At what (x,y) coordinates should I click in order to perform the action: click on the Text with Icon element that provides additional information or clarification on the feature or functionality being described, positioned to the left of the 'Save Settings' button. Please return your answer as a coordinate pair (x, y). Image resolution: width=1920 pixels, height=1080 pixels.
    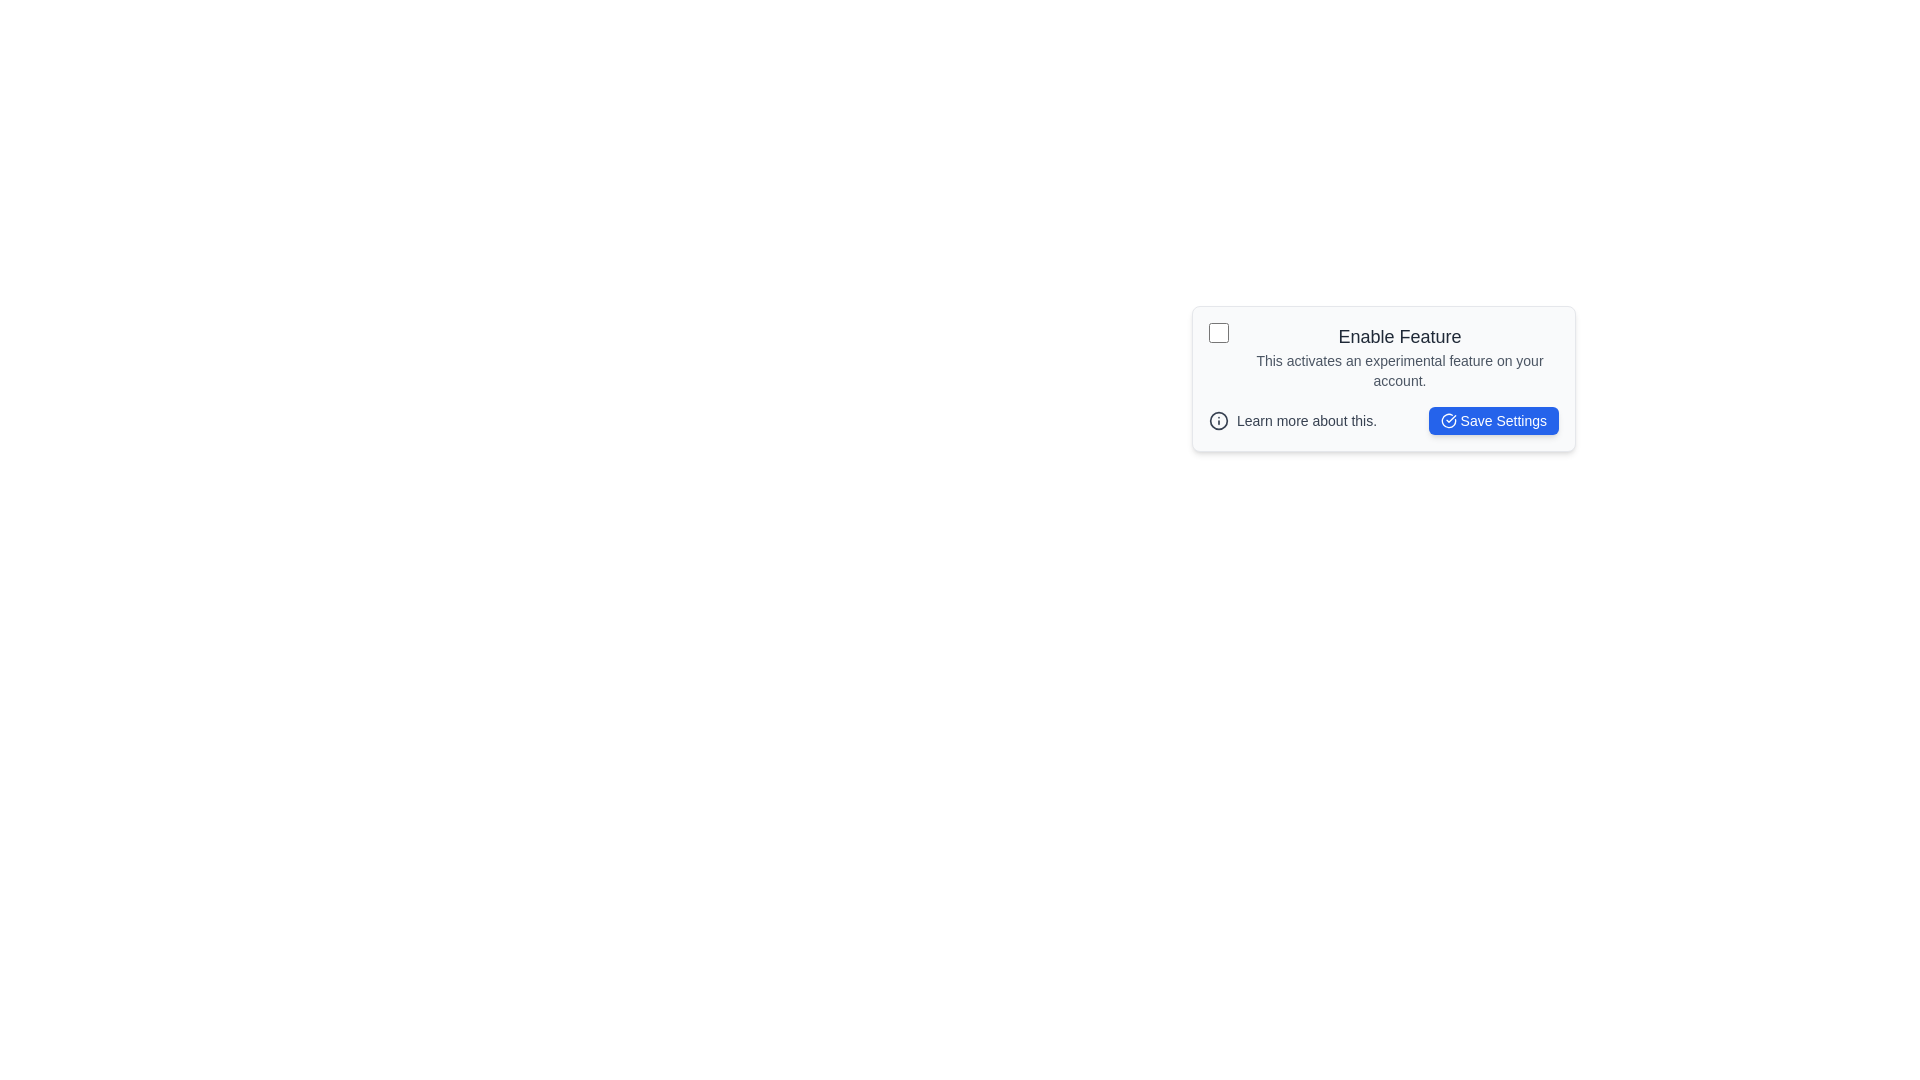
    Looking at the image, I should click on (1293, 419).